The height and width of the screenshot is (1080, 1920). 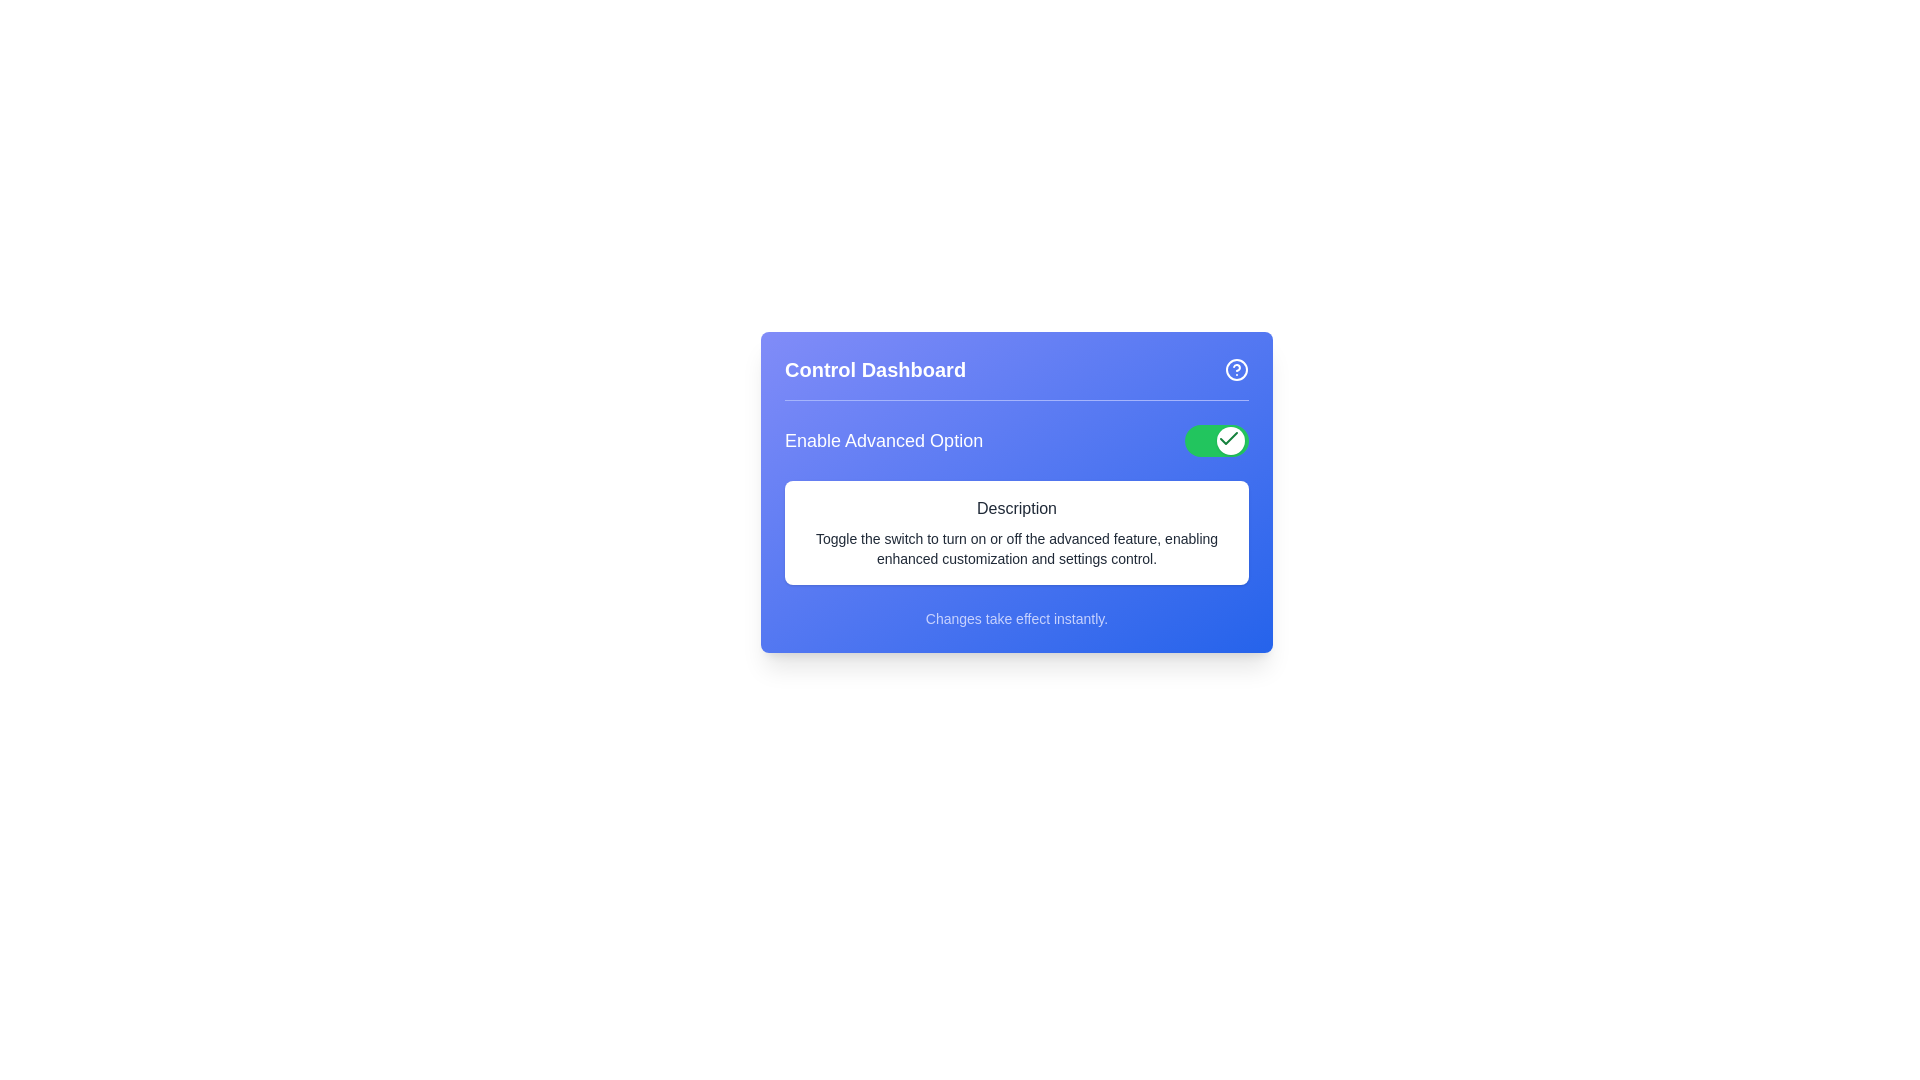 I want to click on text block titled 'Description' that explains the toggle switch functionality, located within a rectangular area below the 'Enable Advanced Option' section, so click(x=1017, y=531).